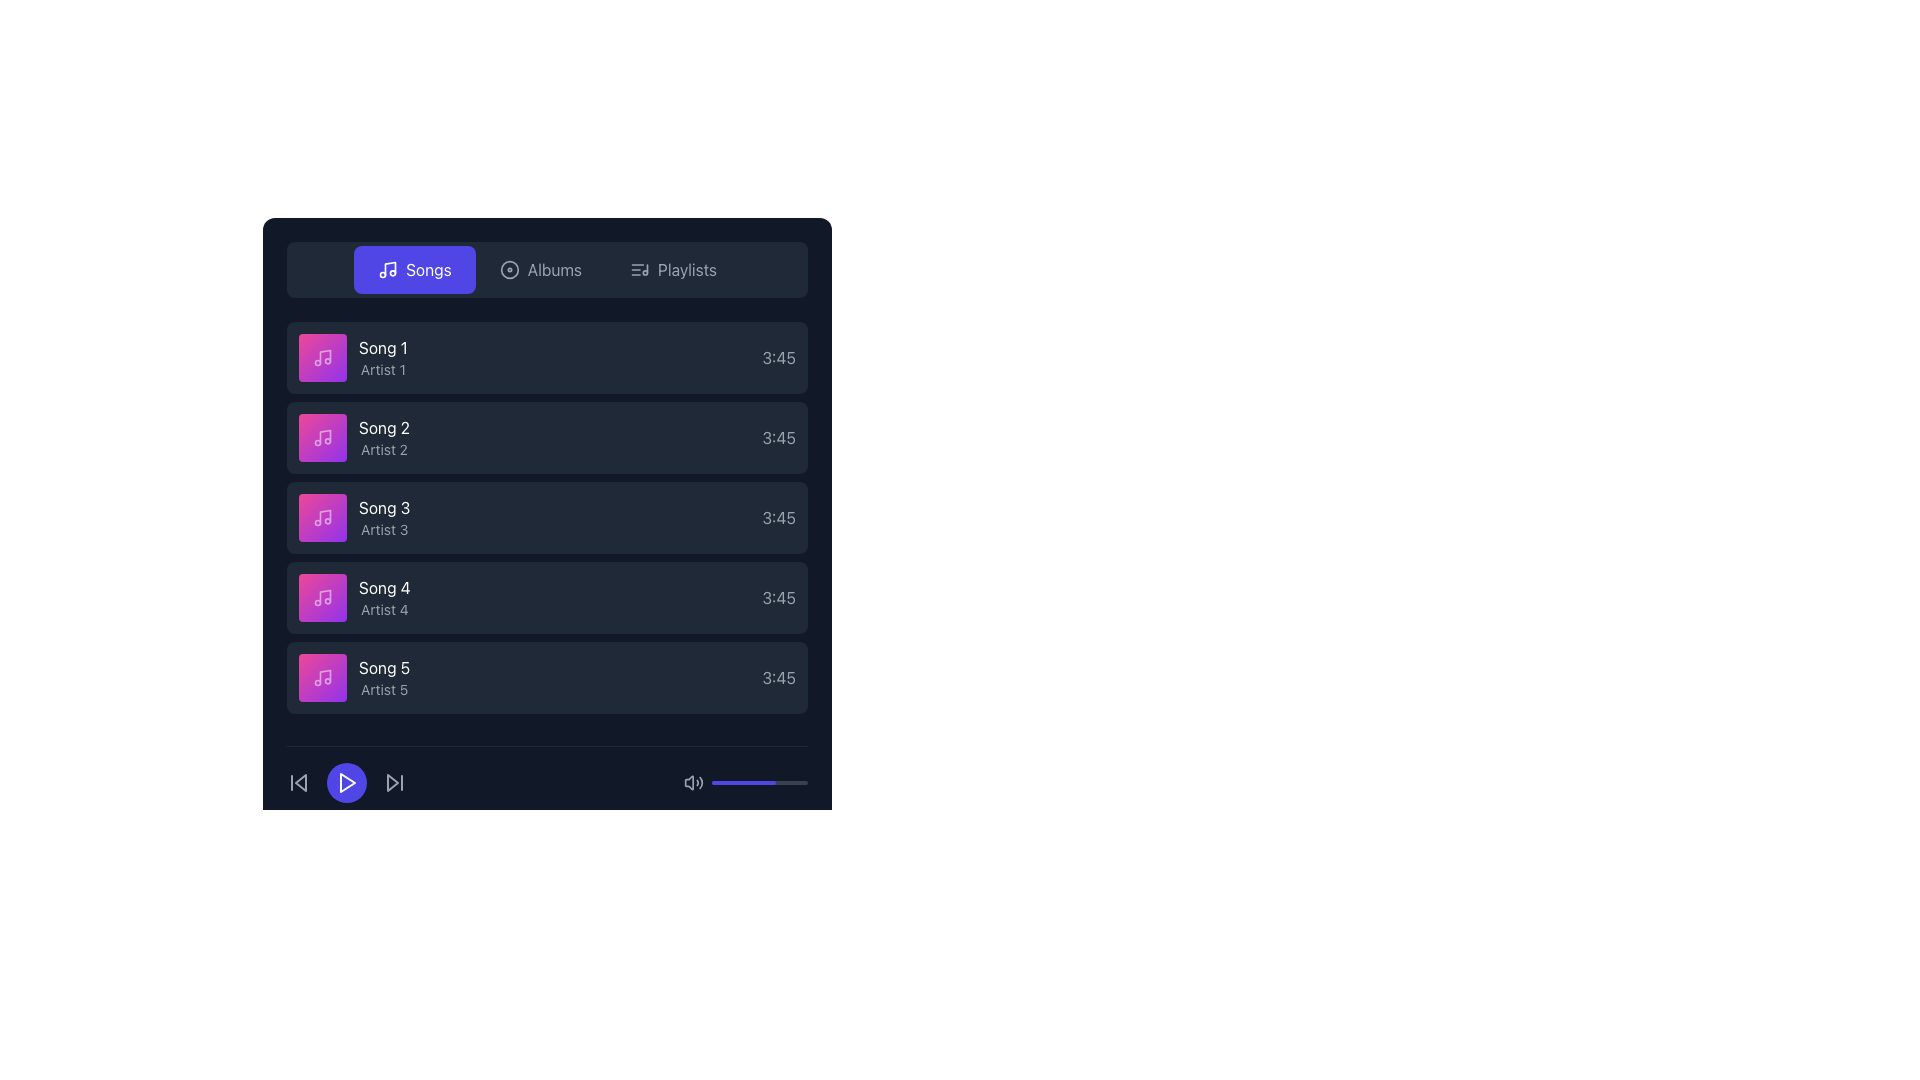 The image size is (1920, 1080). What do you see at coordinates (547, 677) in the screenshot?
I see `the fifth list item displaying media information, which shows 'Song 5' by 'Artist 5' and has a duration of '3:45'` at bounding box center [547, 677].